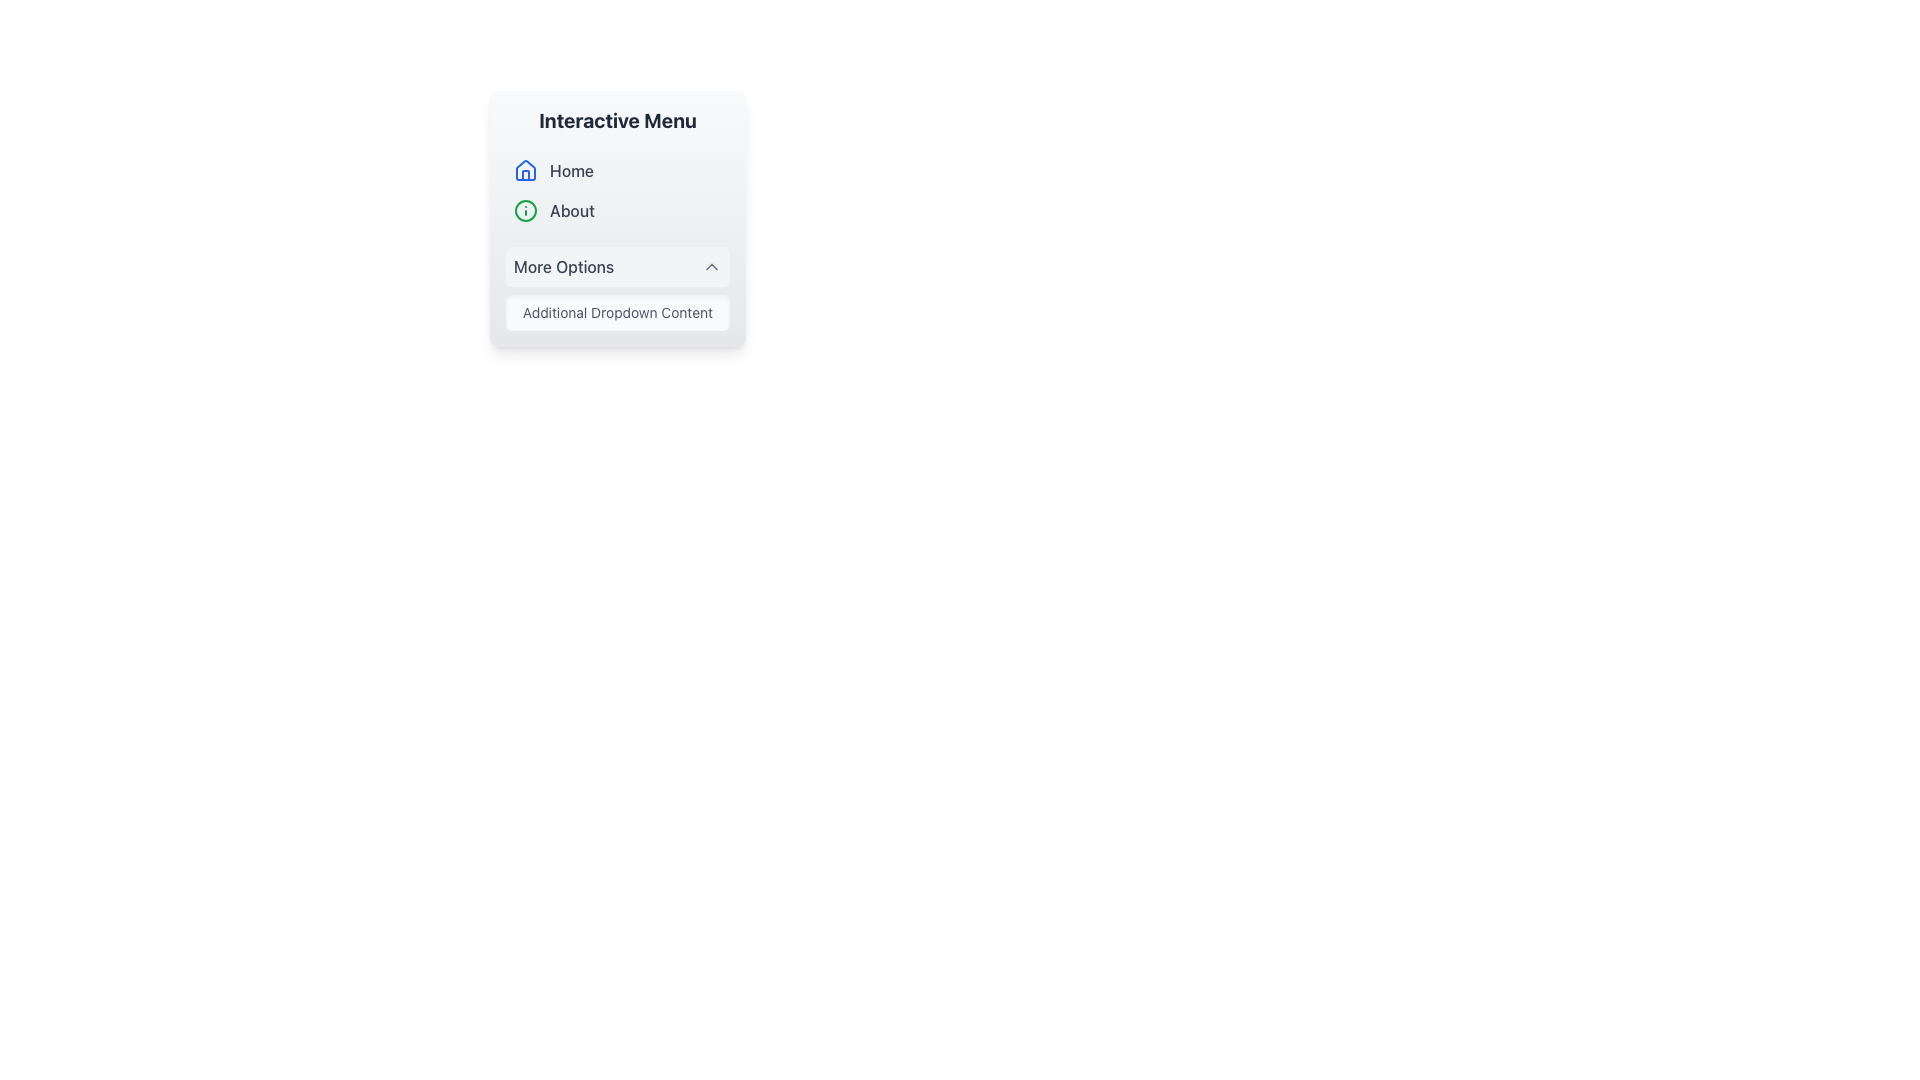 This screenshot has height=1080, width=1920. What do you see at coordinates (617, 169) in the screenshot?
I see `the navigational link at the top of the vertical menu structure` at bounding box center [617, 169].